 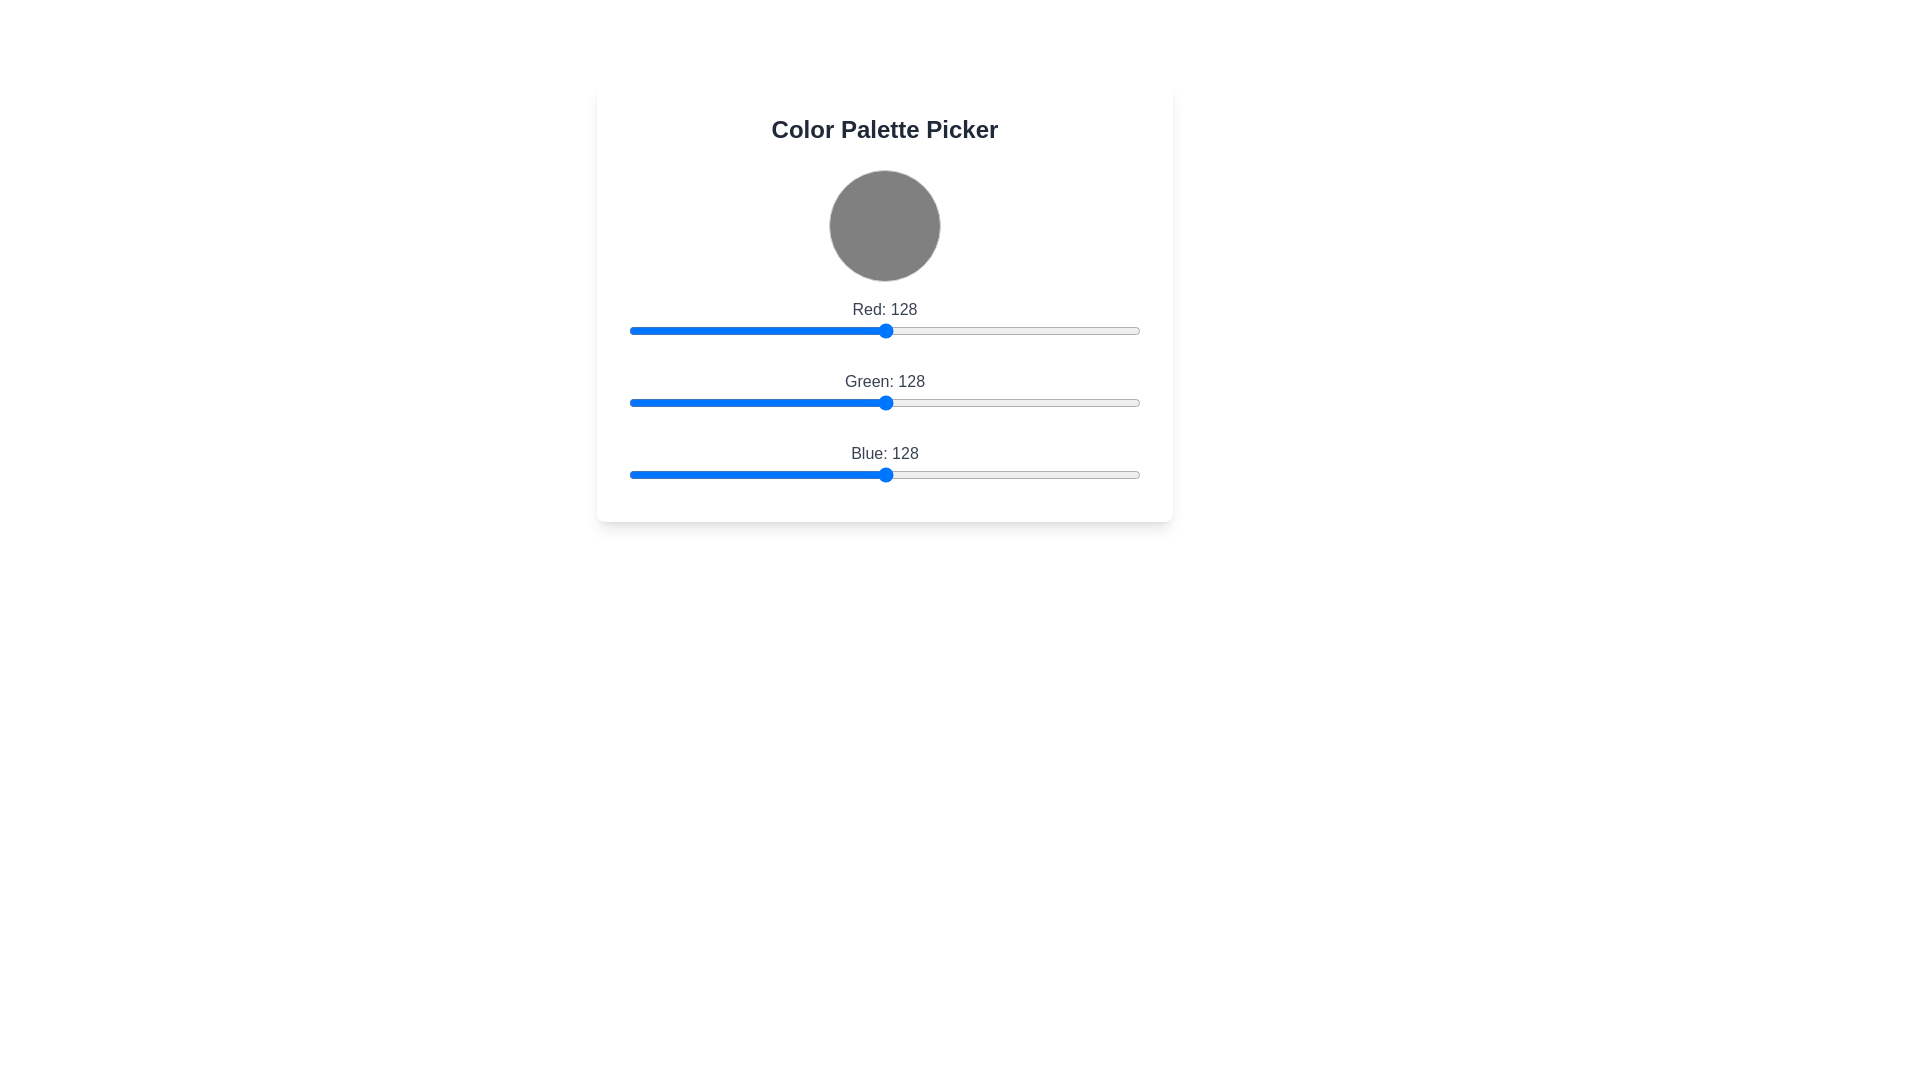 What do you see at coordinates (883, 225) in the screenshot?
I see `the Circular color display in the Color Palette Picker interface, which shows the currently selected color` at bounding box center [883, 225].